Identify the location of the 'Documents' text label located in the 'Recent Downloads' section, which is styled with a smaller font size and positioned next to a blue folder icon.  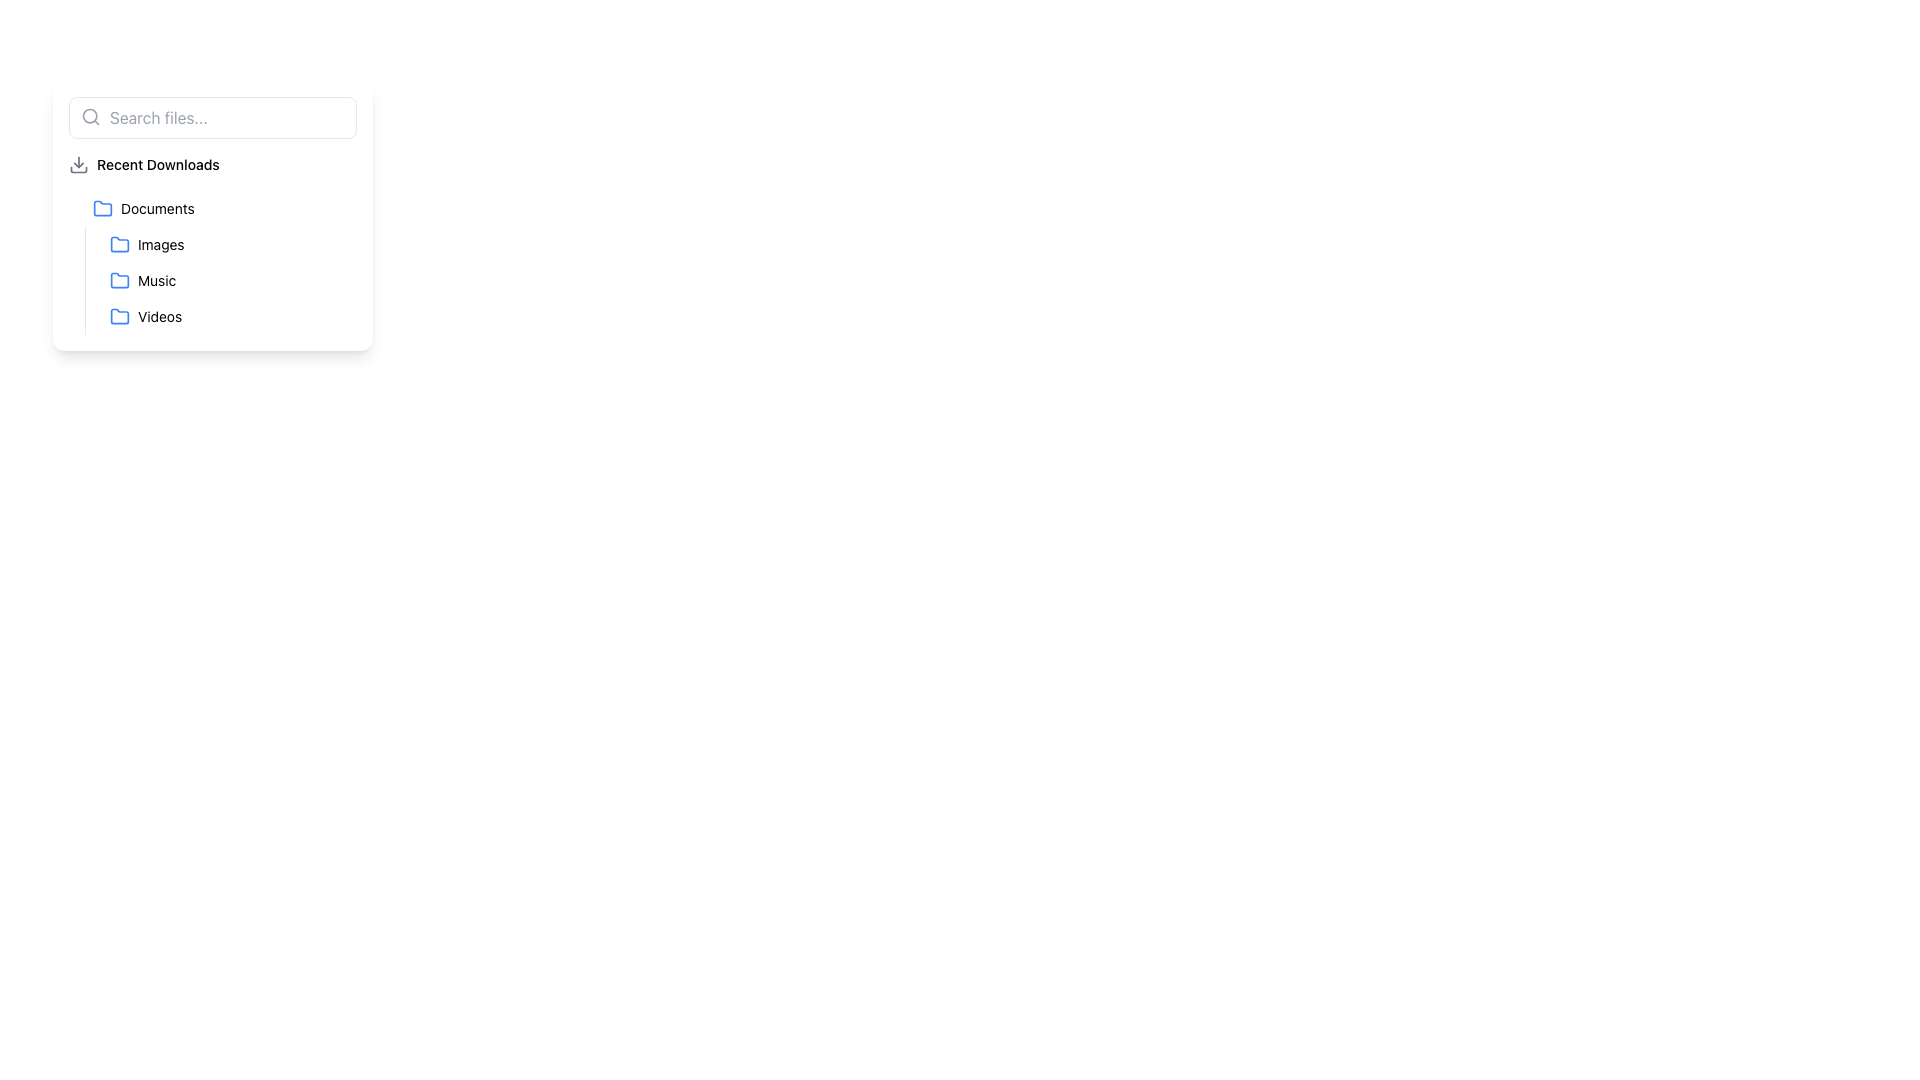
(156, 208).